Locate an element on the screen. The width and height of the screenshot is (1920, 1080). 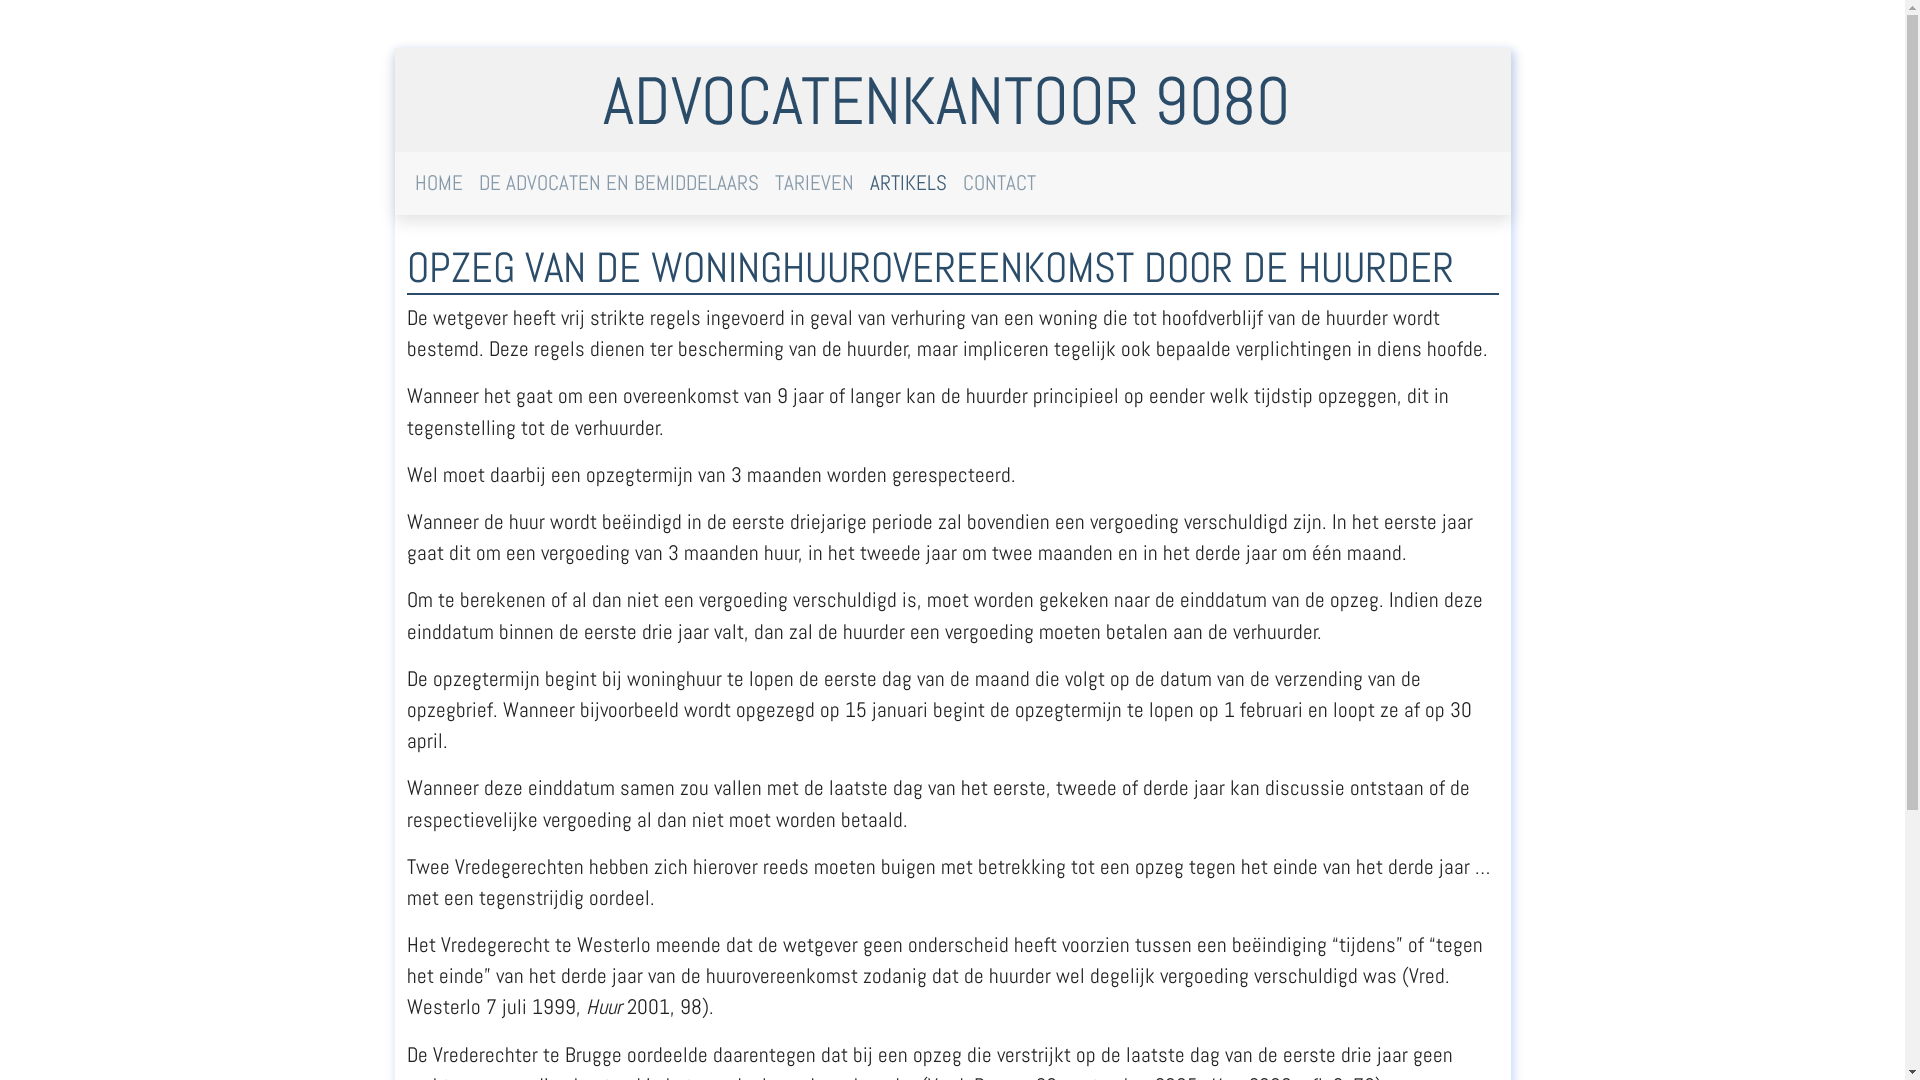
'TARIEVEN' is located at coordinates (813, 183).